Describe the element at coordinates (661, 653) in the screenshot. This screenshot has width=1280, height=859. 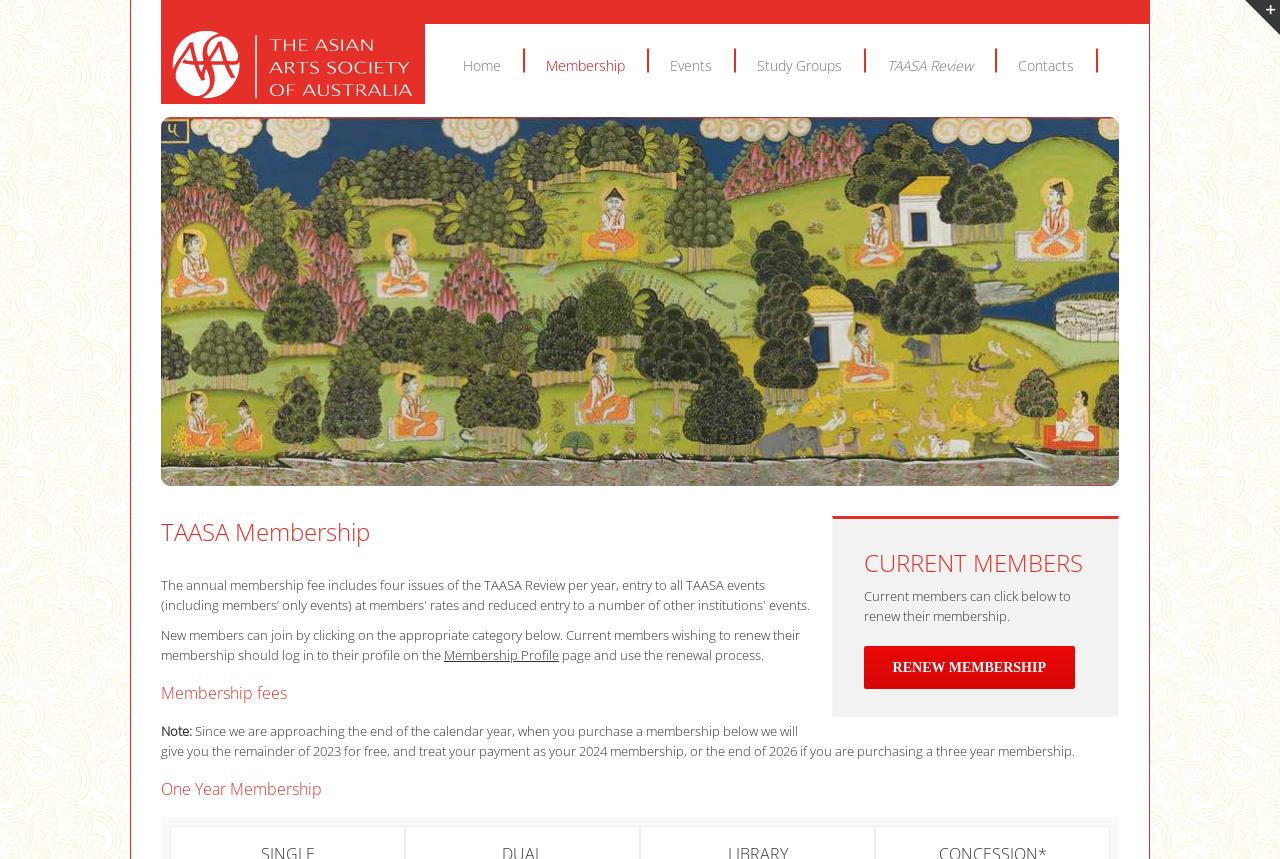
I see `'page and use the renewal process.'` at that location.